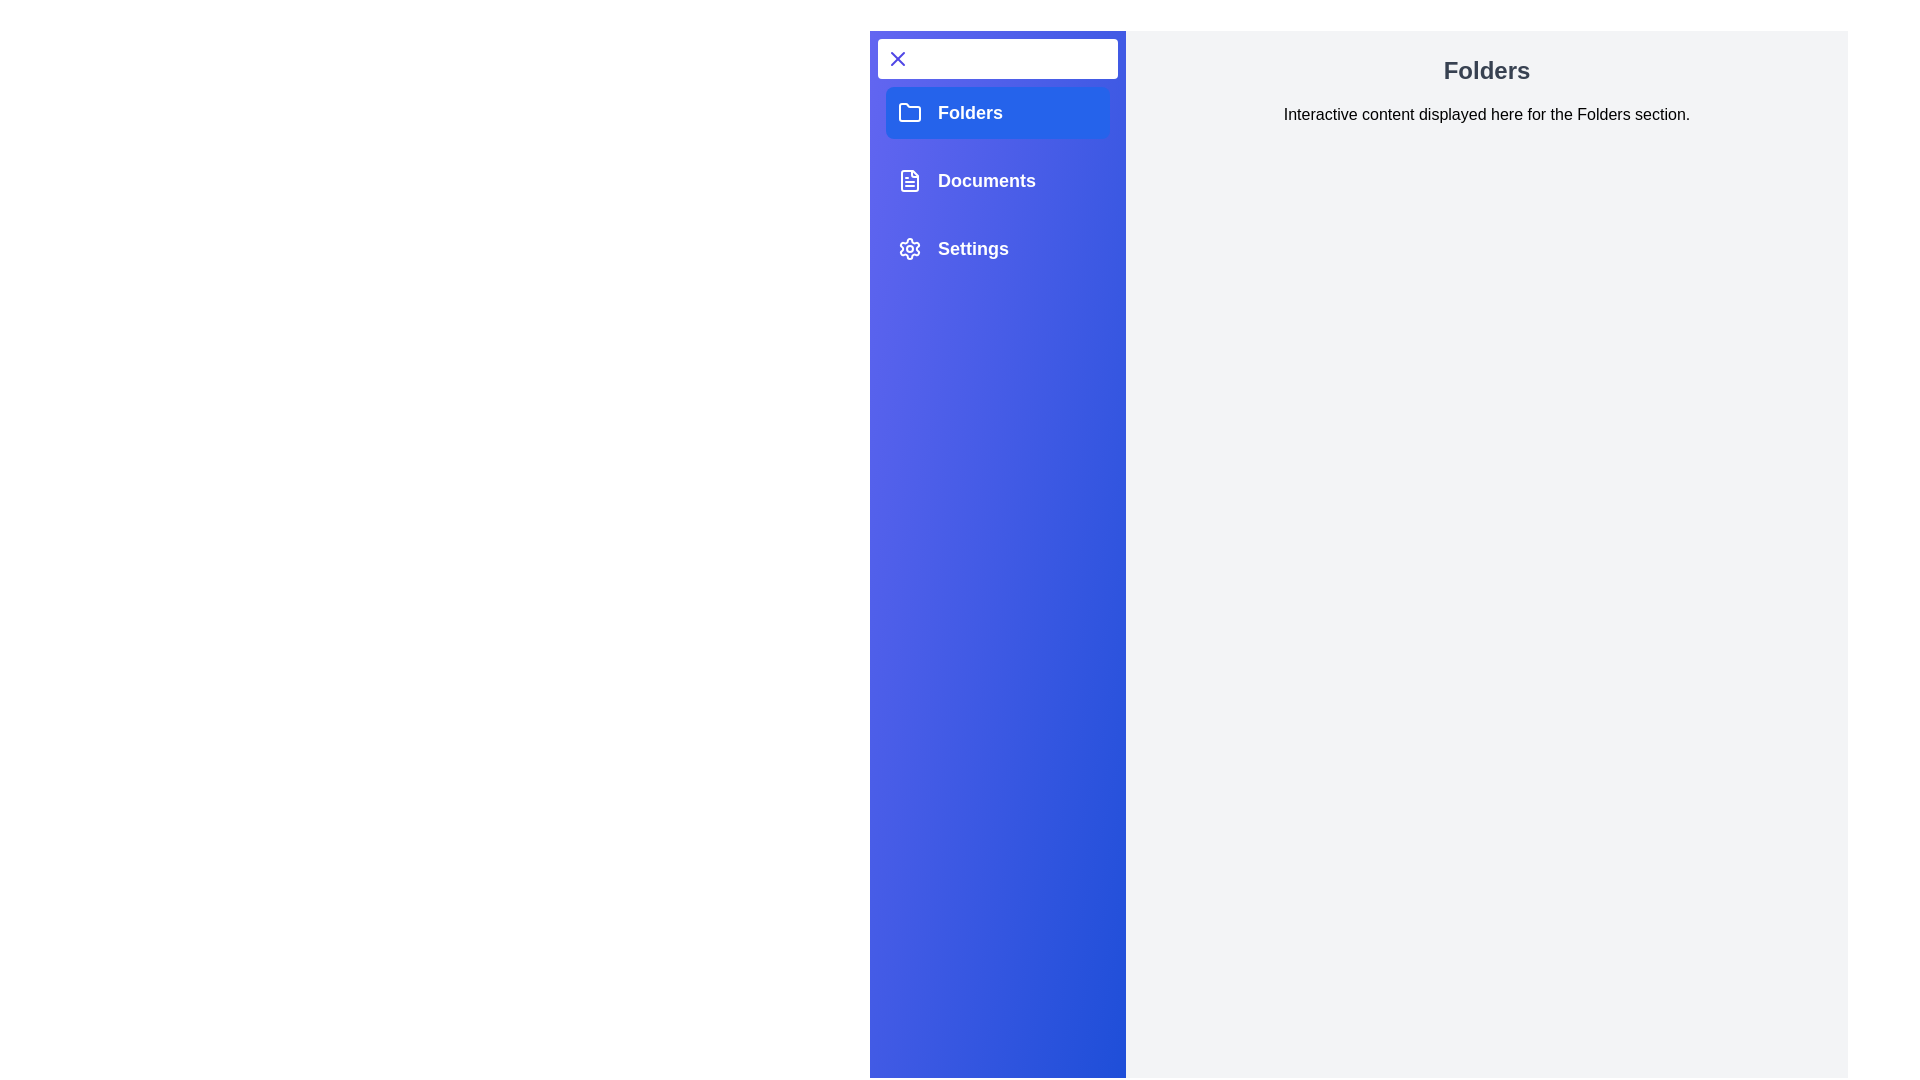 Image resolution: width=1920 pixels, height=1080 pixels. Describe the element at coordinates (998, 181) in the screenshot. I see `the Documents tab to observe its hover effect` at that location.